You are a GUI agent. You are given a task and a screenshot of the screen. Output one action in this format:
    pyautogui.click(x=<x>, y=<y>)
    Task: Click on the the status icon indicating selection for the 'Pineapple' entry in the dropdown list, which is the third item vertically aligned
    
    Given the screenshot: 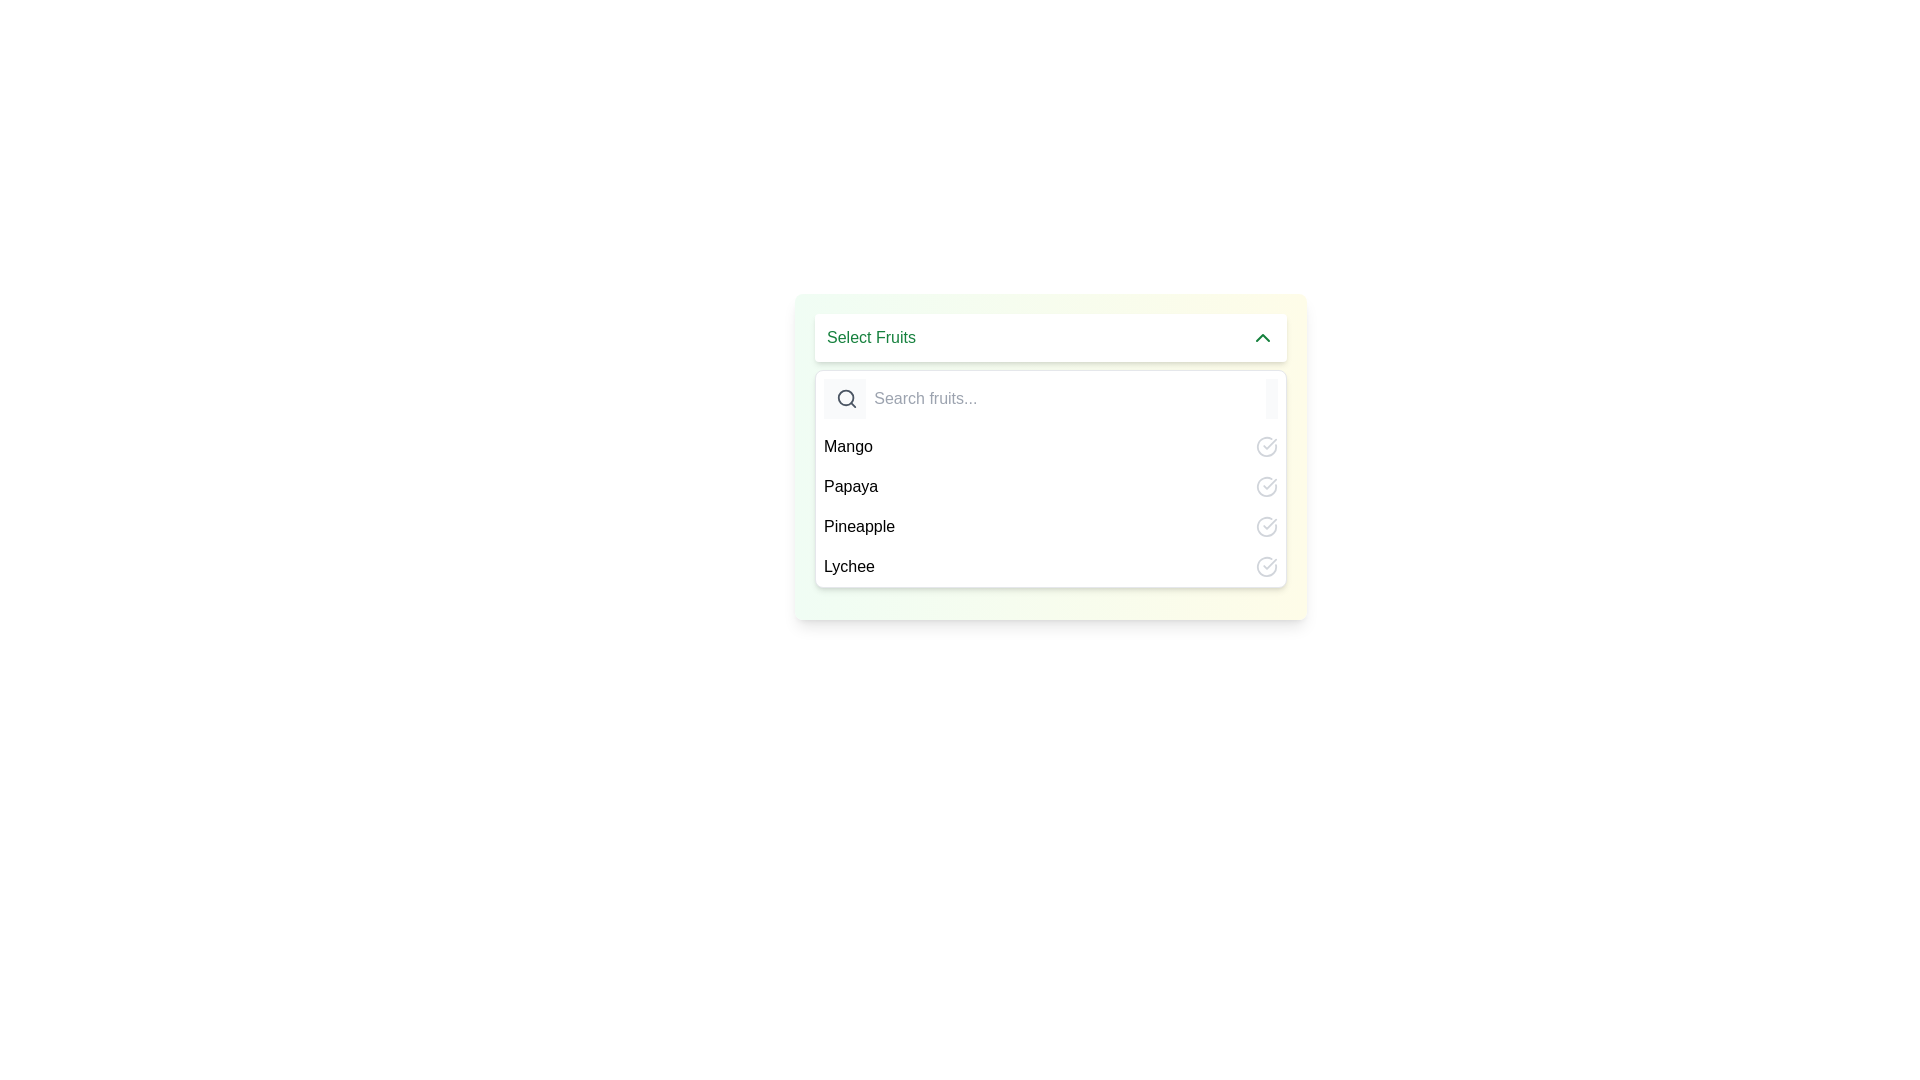 What is the action you would take?
    pyautogui.click(x=1269, y=523)
    